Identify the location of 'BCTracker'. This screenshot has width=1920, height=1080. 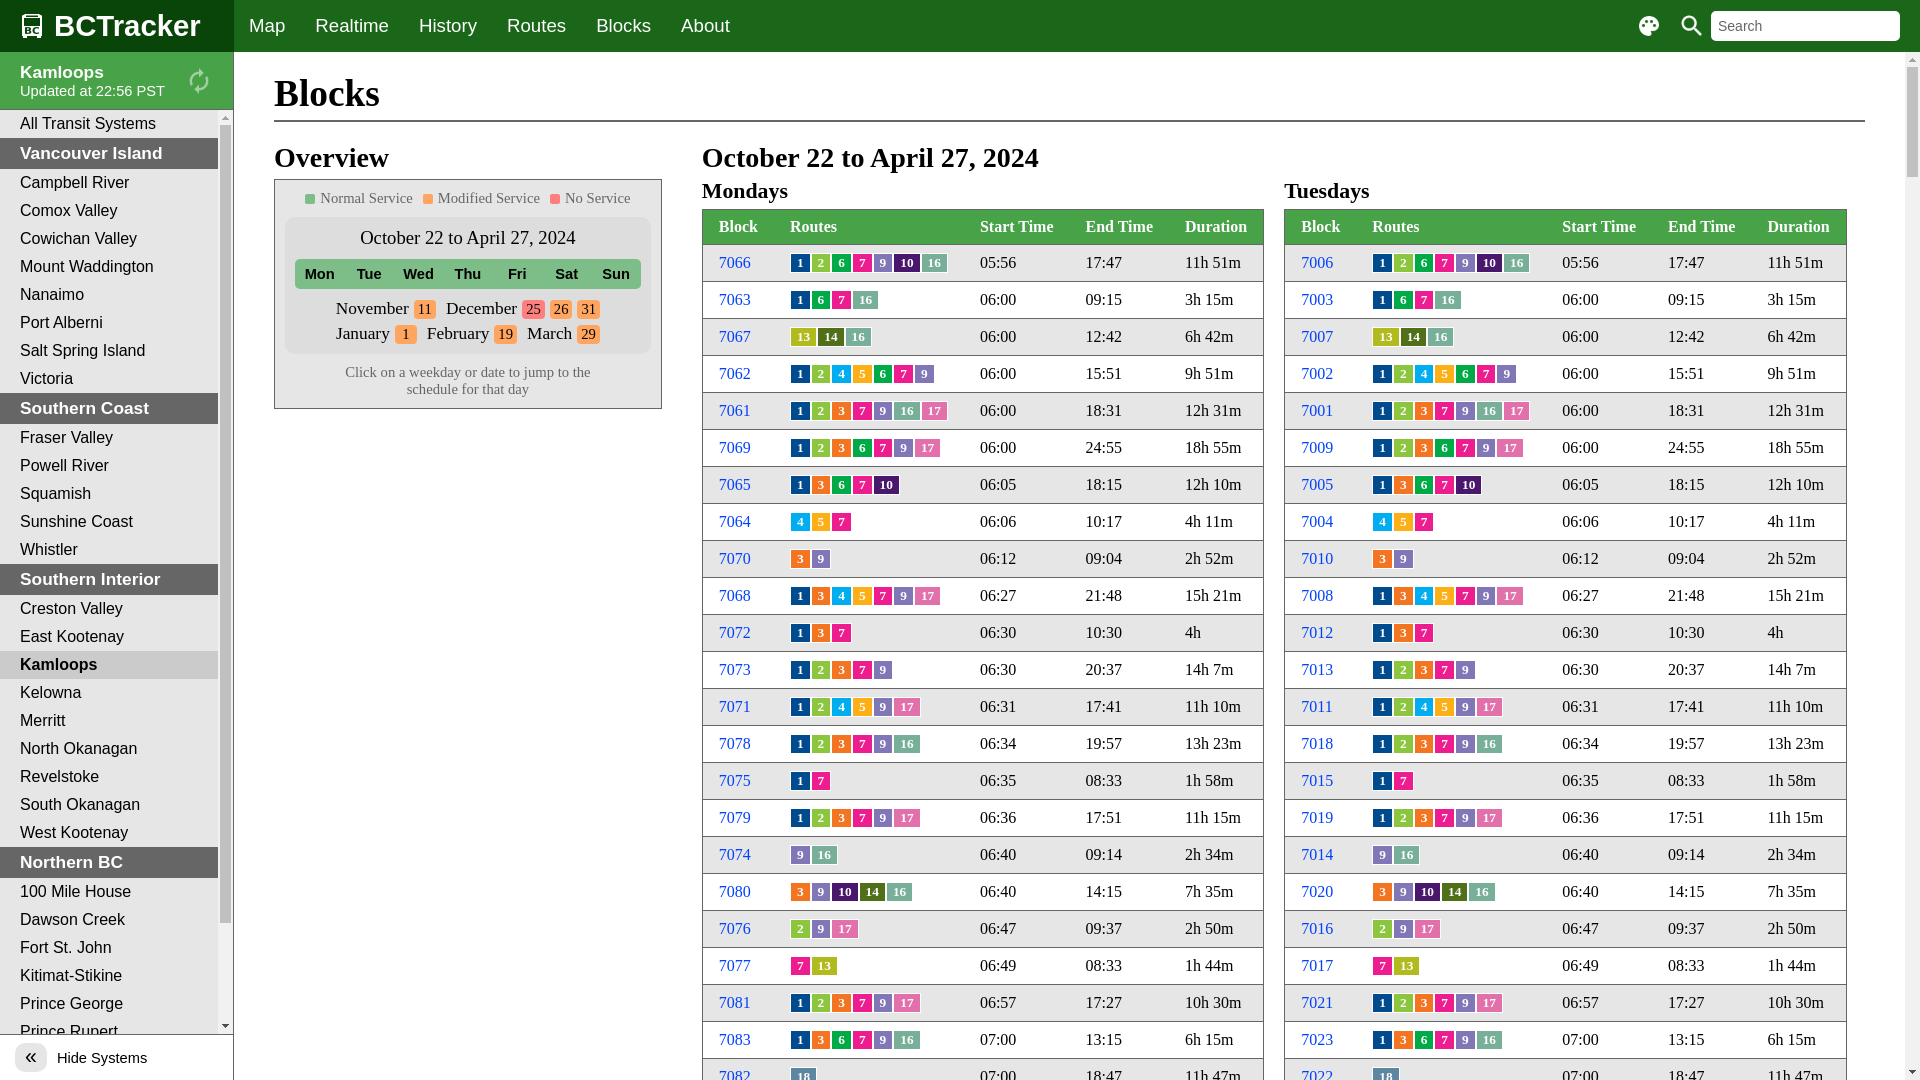
(115, 26).